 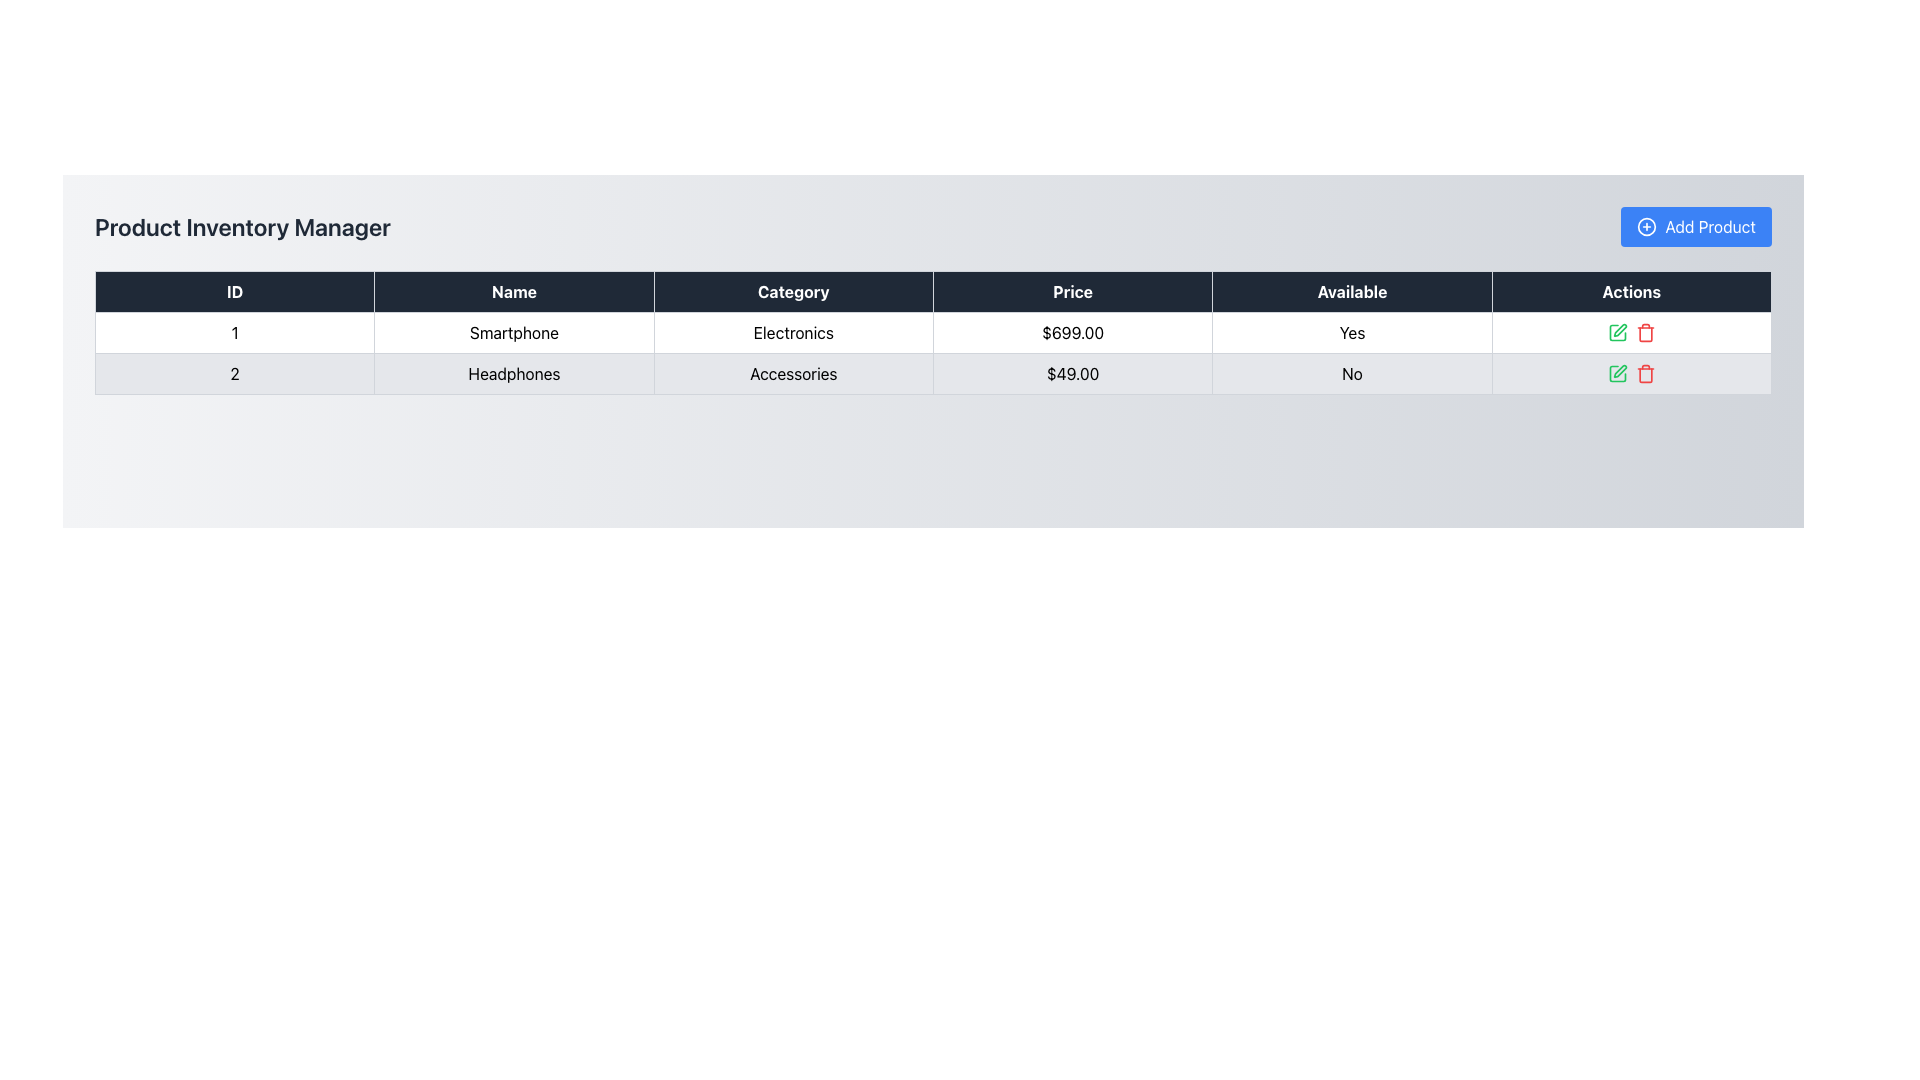 What do you see at coordinates (1617, 331) in the screenshot?
I see `the edit icon located in the 'Actions' column for the second row of the table` at bounding box center [1617, 331].